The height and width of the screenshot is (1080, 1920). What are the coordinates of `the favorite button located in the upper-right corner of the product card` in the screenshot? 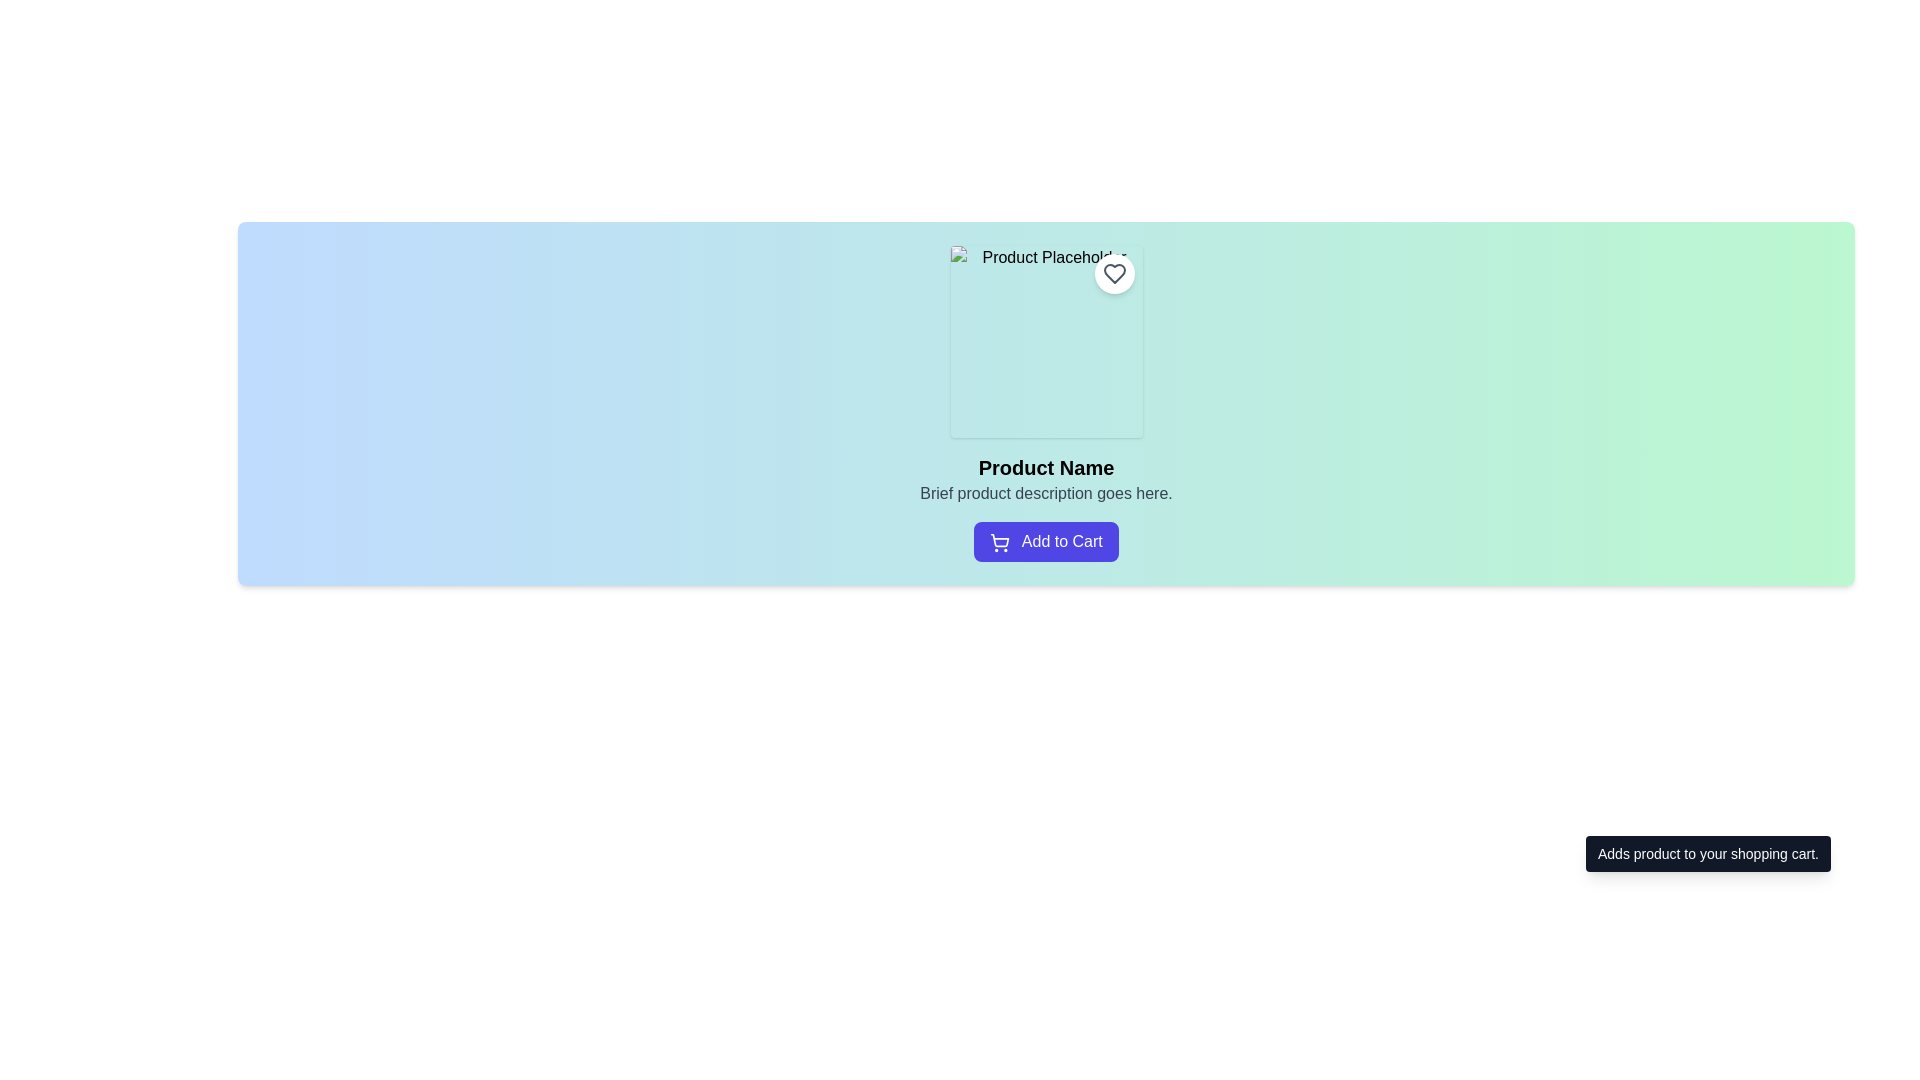 It's located at (1113, 273).